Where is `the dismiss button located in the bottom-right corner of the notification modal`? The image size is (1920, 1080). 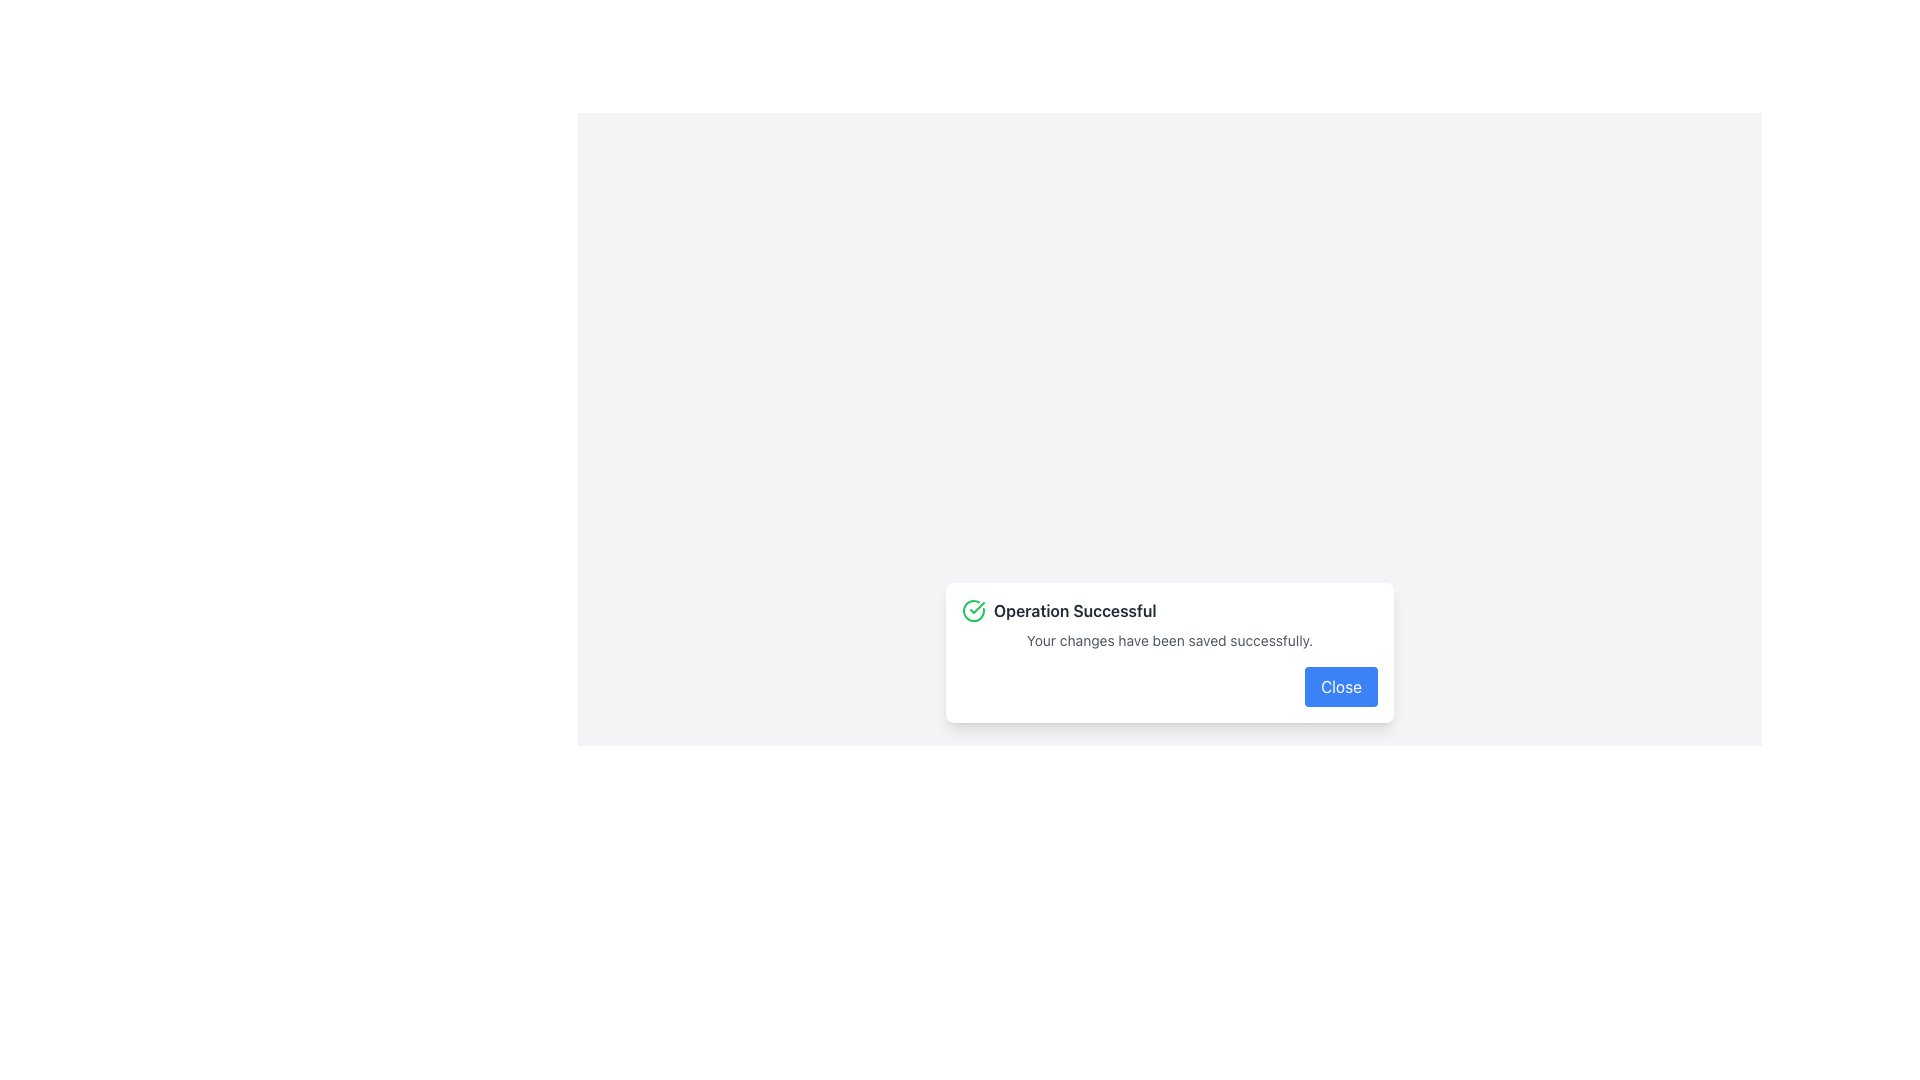
the dismiss button located in the bottom-right corner of the notification modal is located at coordinates (1341, 685).